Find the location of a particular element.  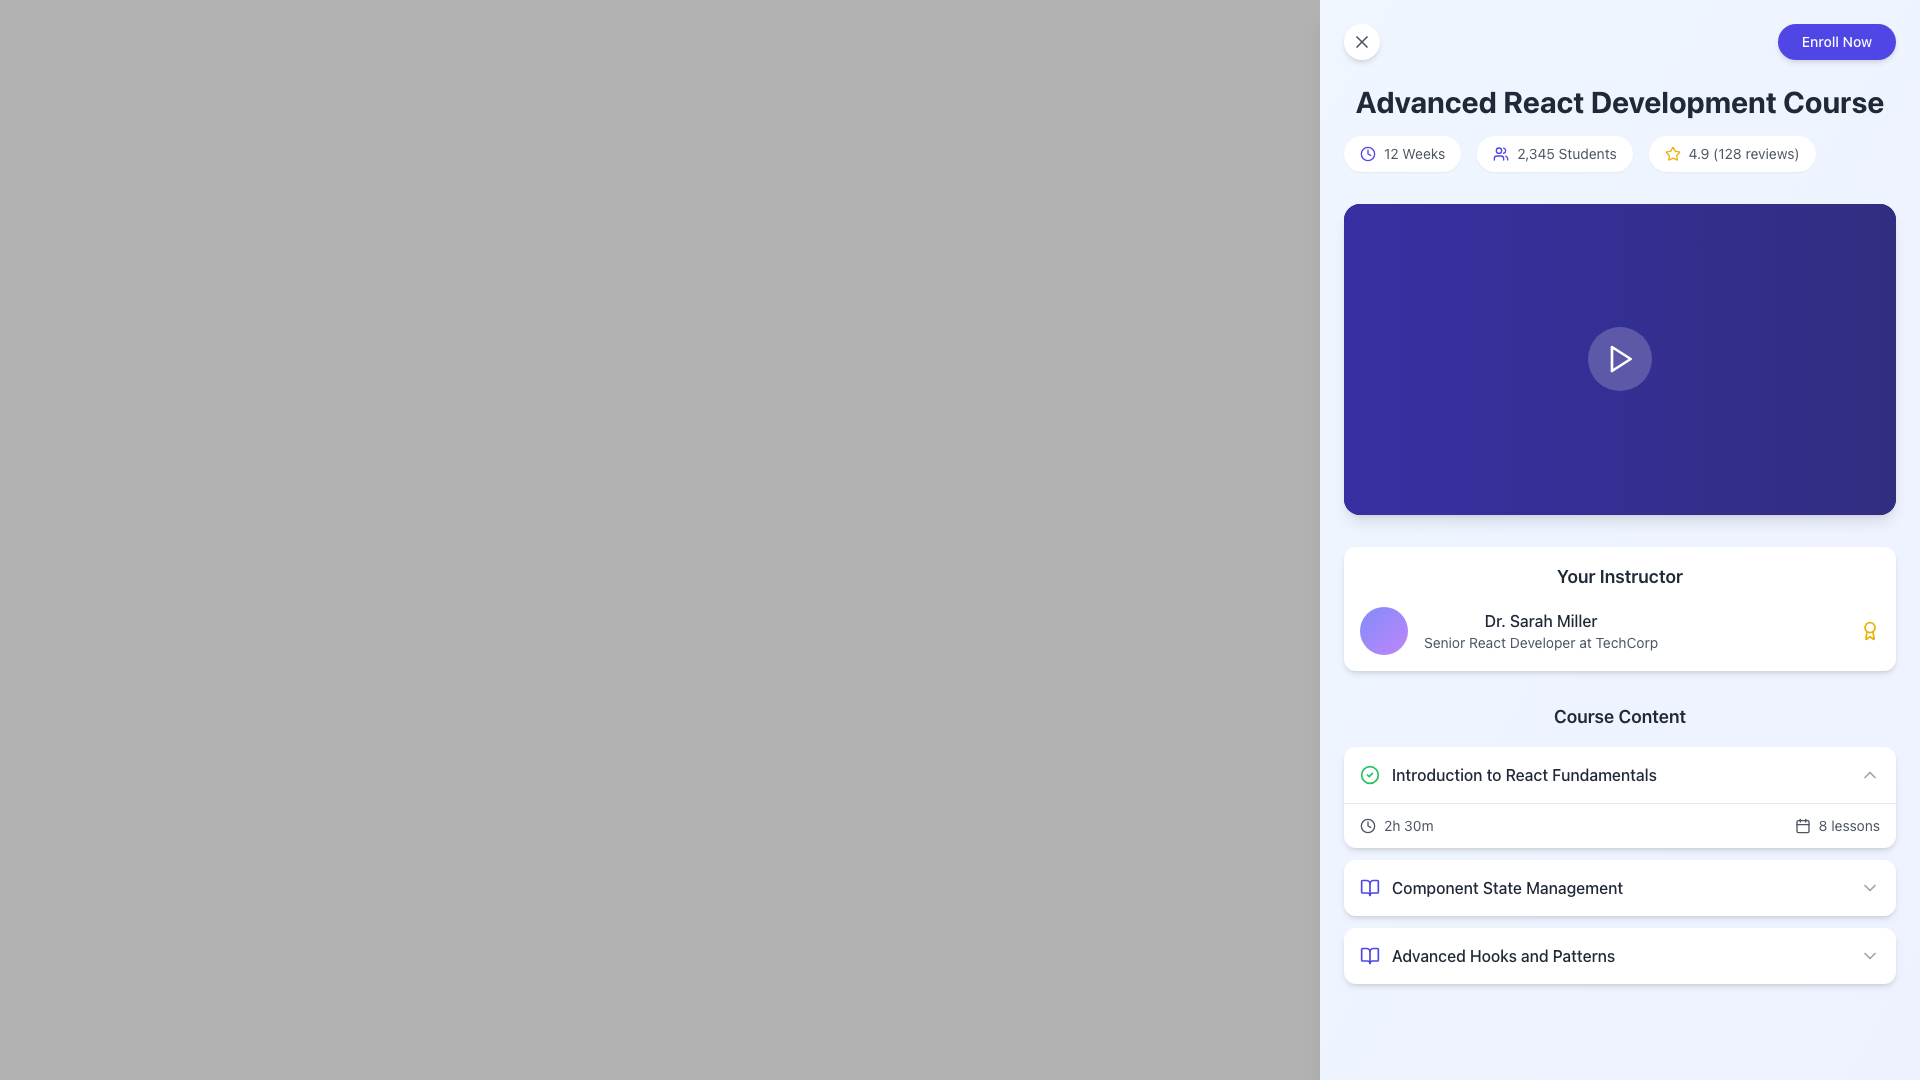

the enroll button located in the top-right corner of the layout section to initiate its visual hover state is located at coordinates (1836, 42).